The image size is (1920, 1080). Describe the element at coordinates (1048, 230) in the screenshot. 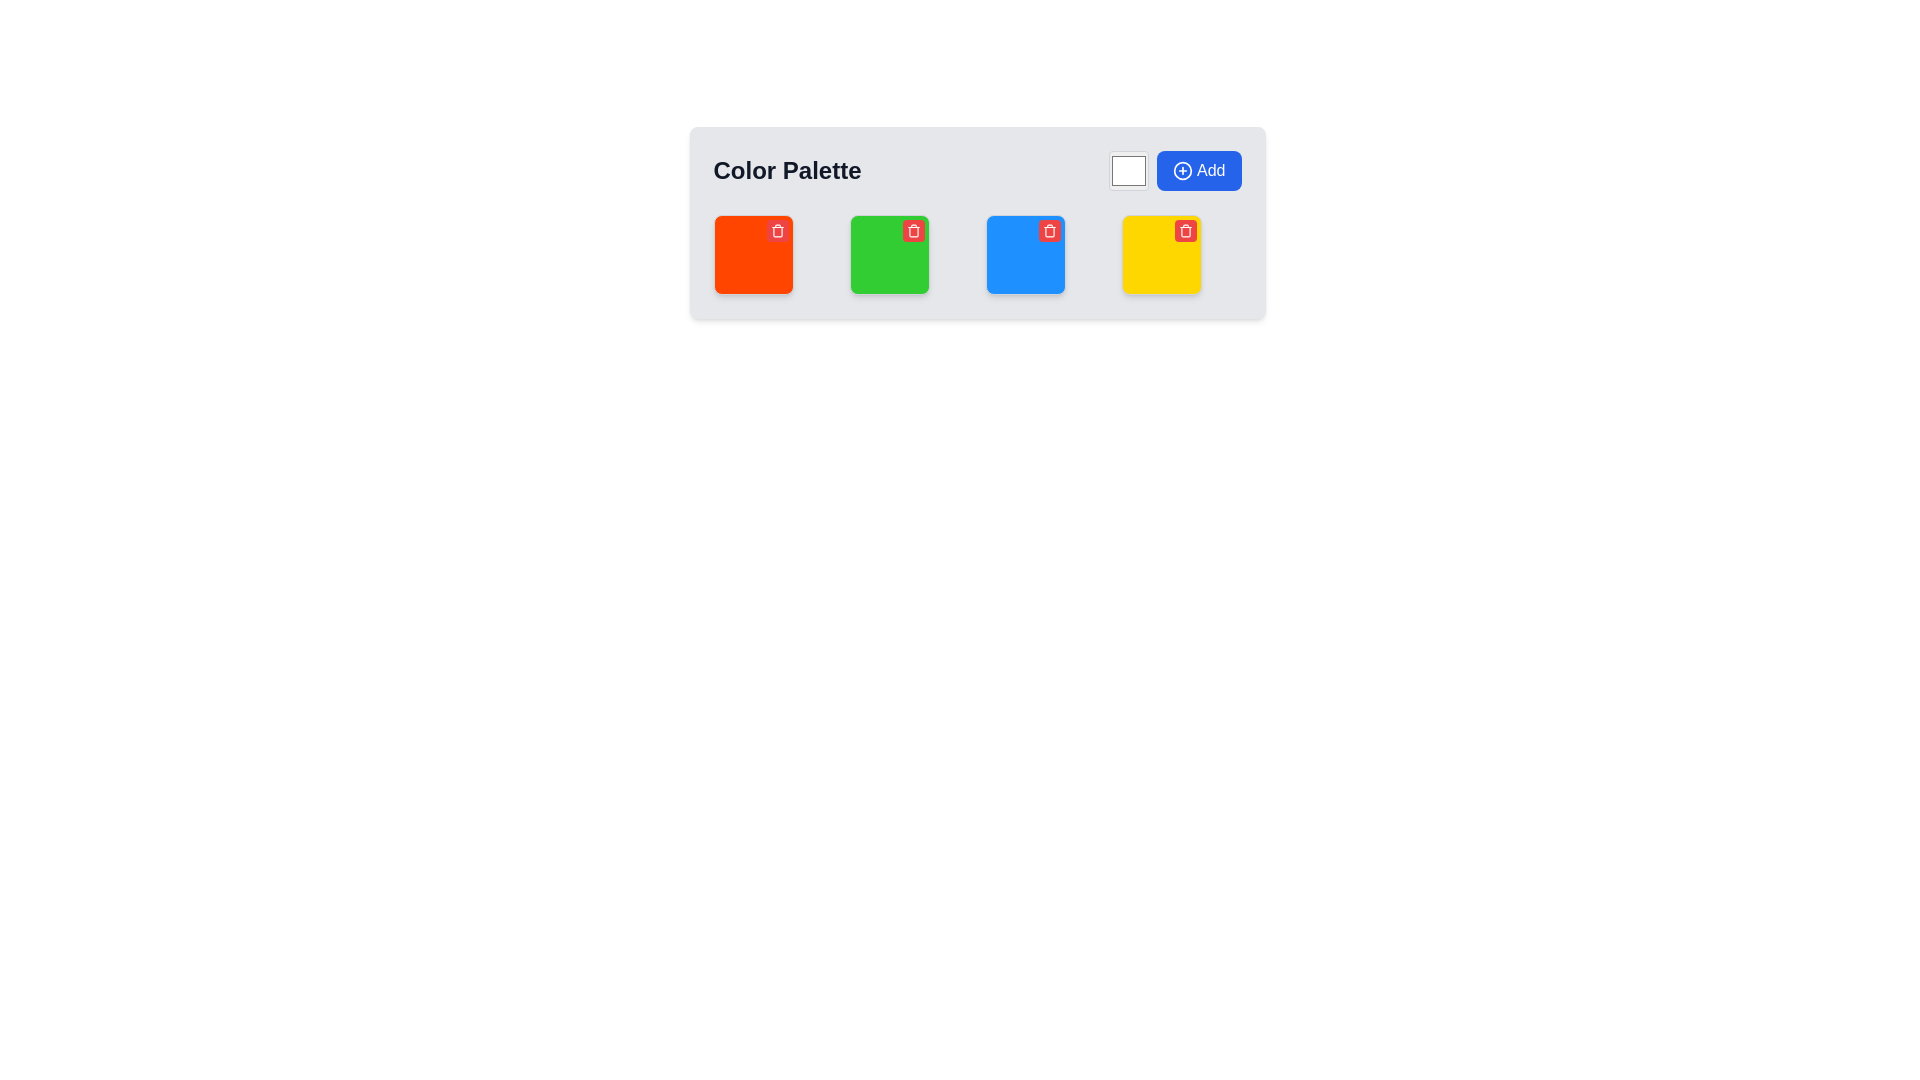

I see `the delete icon located in the top-right corner of the first blue square block in the second row of the Color Palette section` at that location.